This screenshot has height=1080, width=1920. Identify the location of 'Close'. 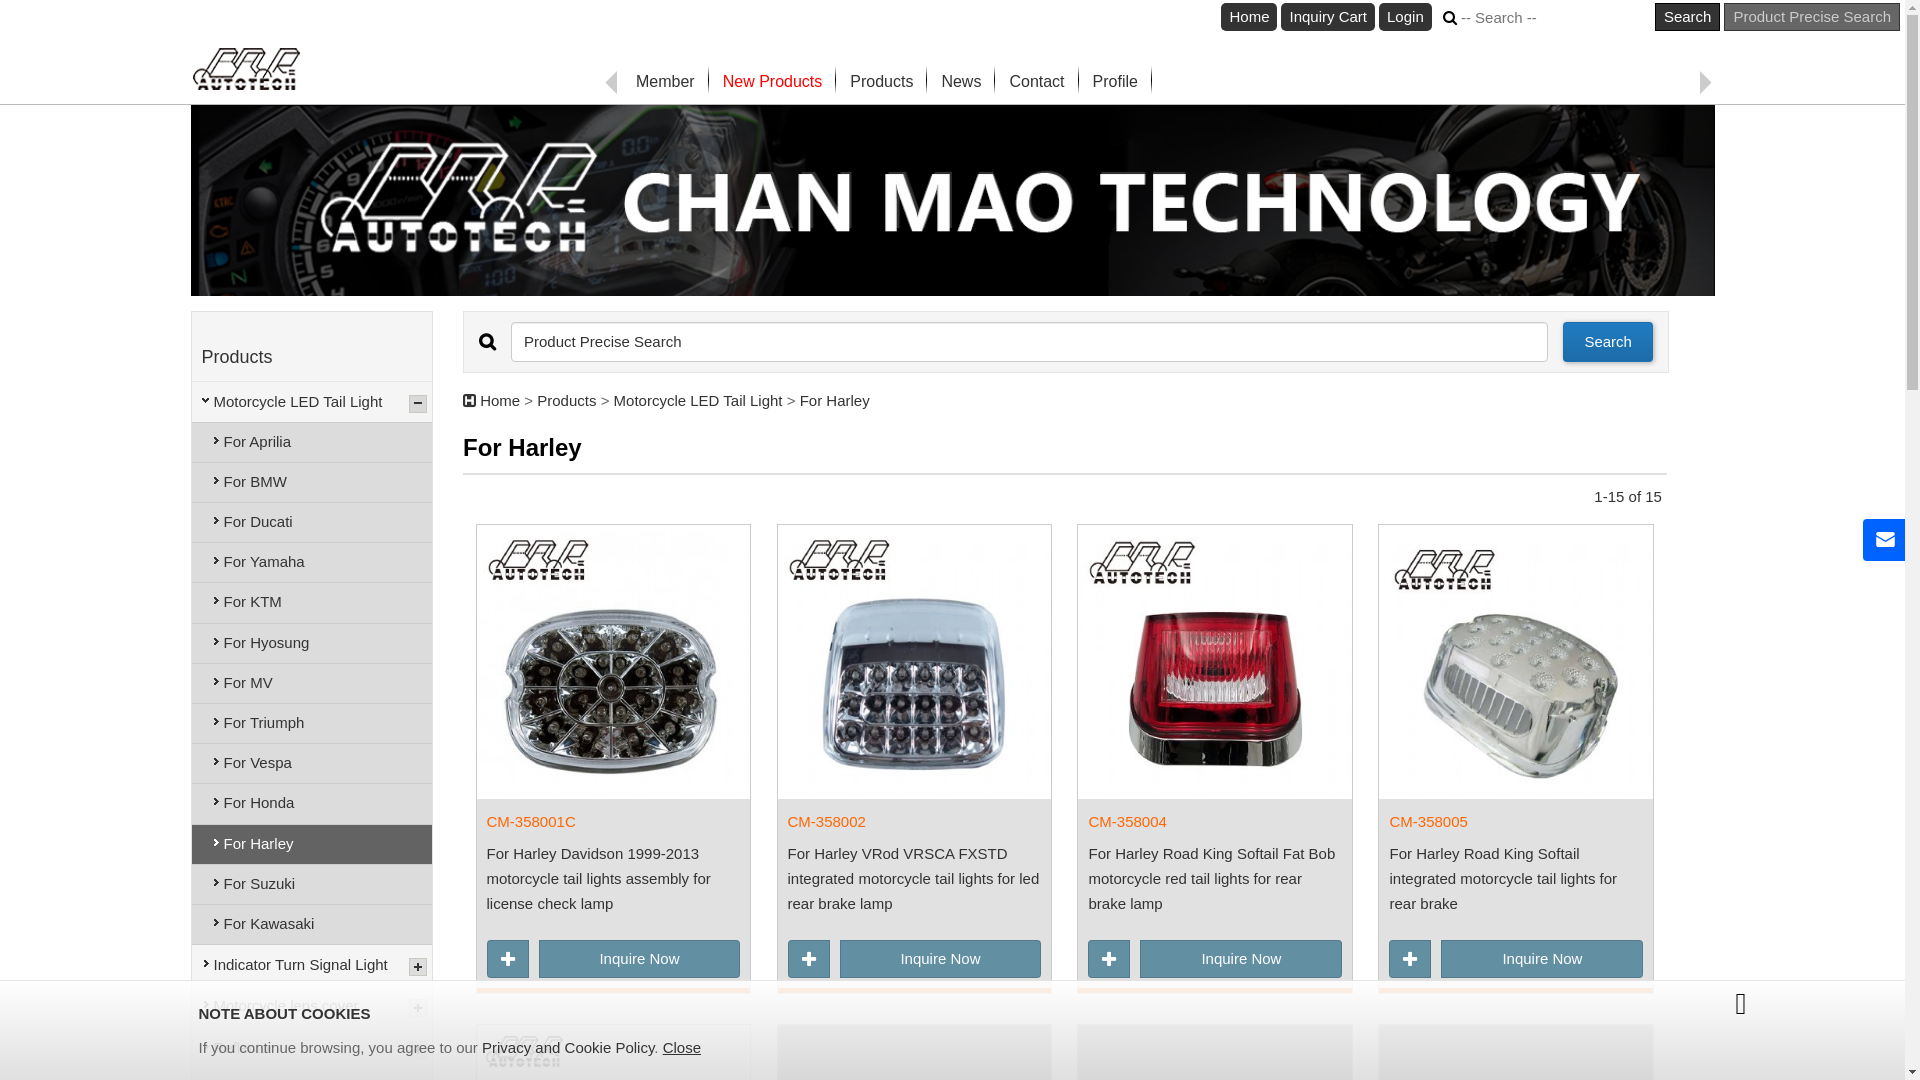
(681, 1046).